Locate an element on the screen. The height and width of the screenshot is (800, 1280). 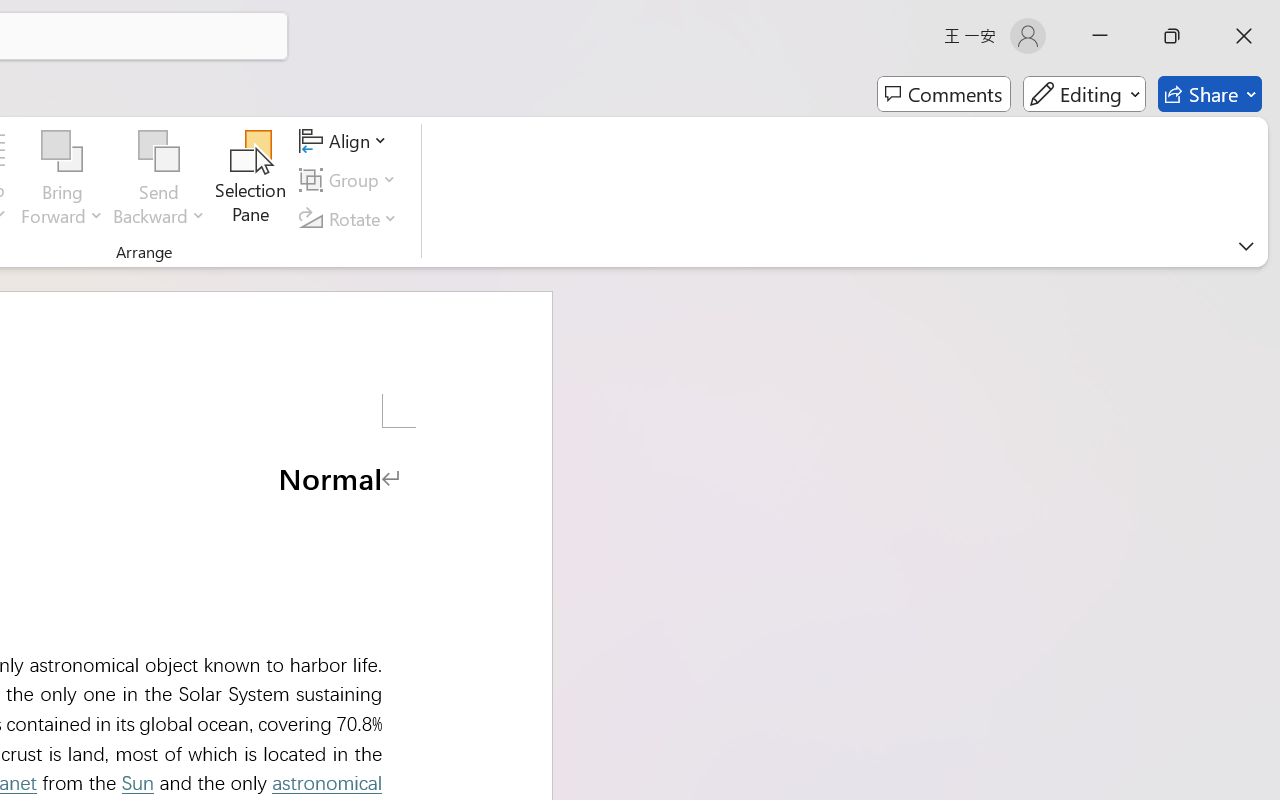
'Bring Forward' is located at coordinates (62, 151).